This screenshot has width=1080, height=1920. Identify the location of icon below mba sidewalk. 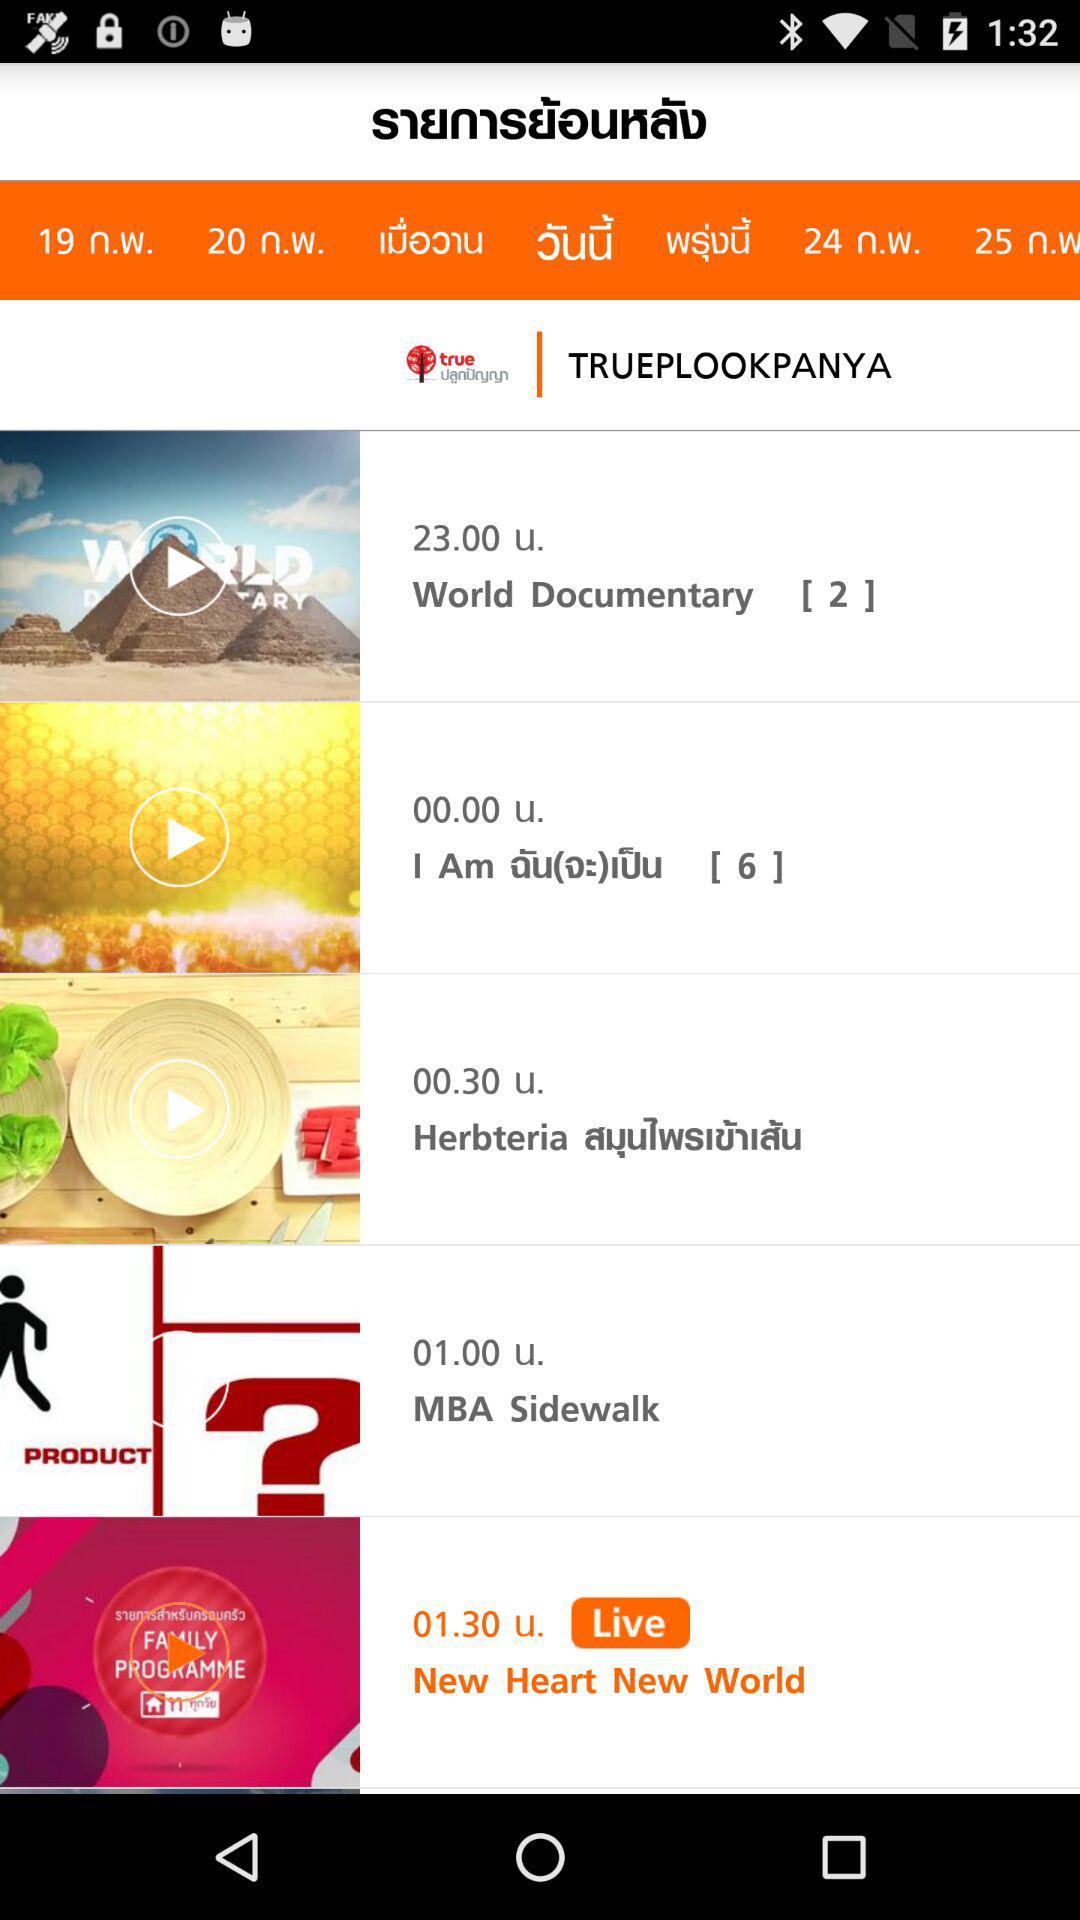
(630, 1622).